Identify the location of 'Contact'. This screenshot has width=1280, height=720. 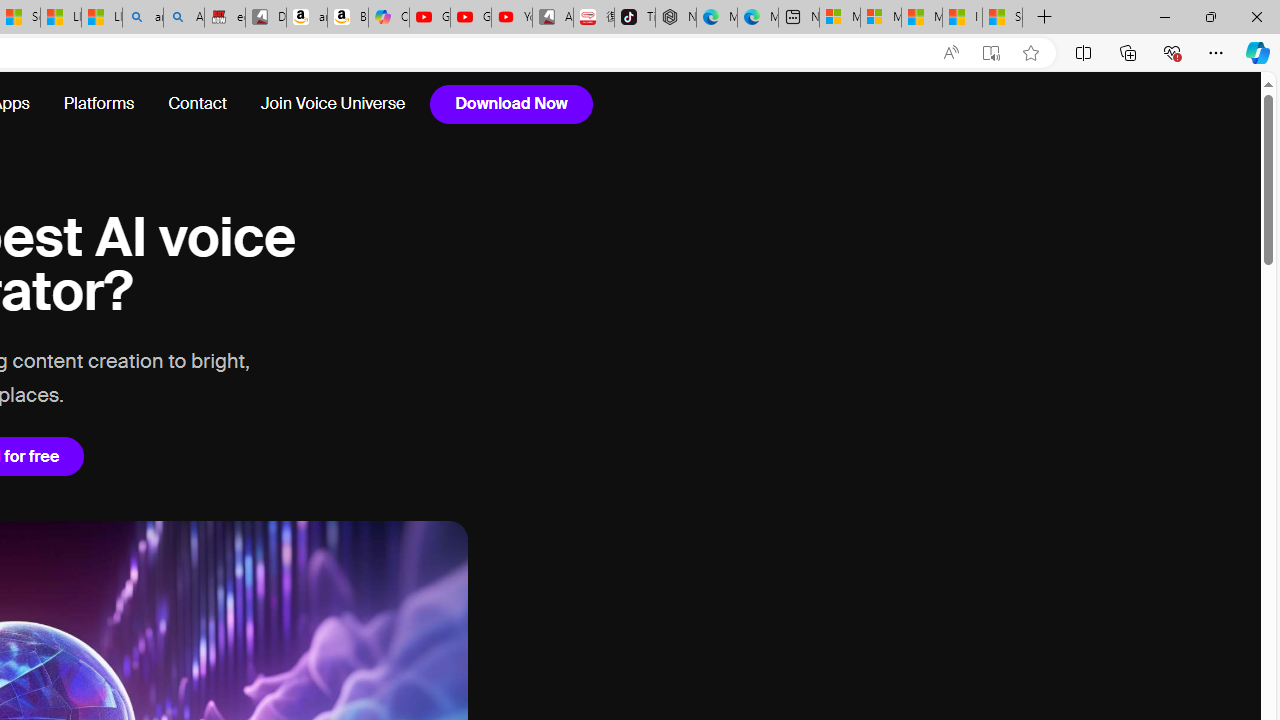
(197, 104).